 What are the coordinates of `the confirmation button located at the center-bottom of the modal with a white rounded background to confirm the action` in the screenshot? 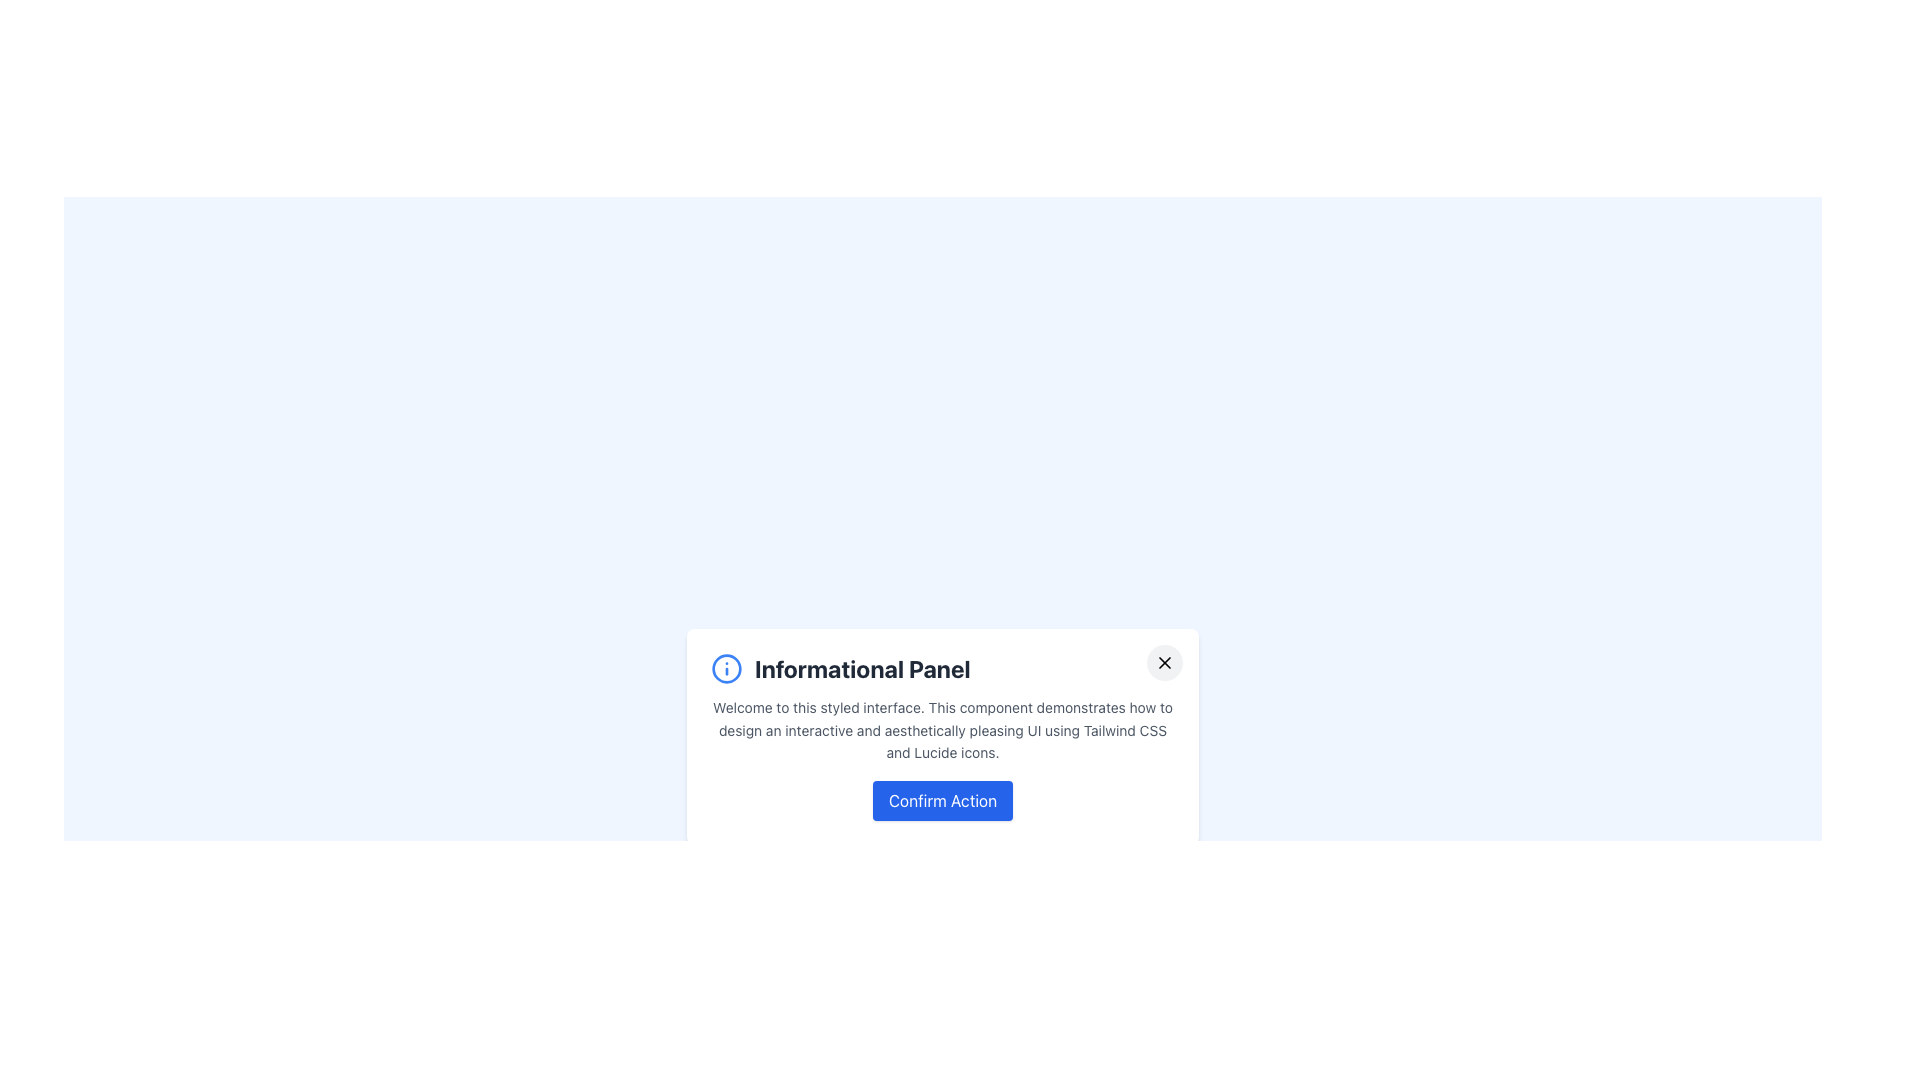 It's located at (941, 800).